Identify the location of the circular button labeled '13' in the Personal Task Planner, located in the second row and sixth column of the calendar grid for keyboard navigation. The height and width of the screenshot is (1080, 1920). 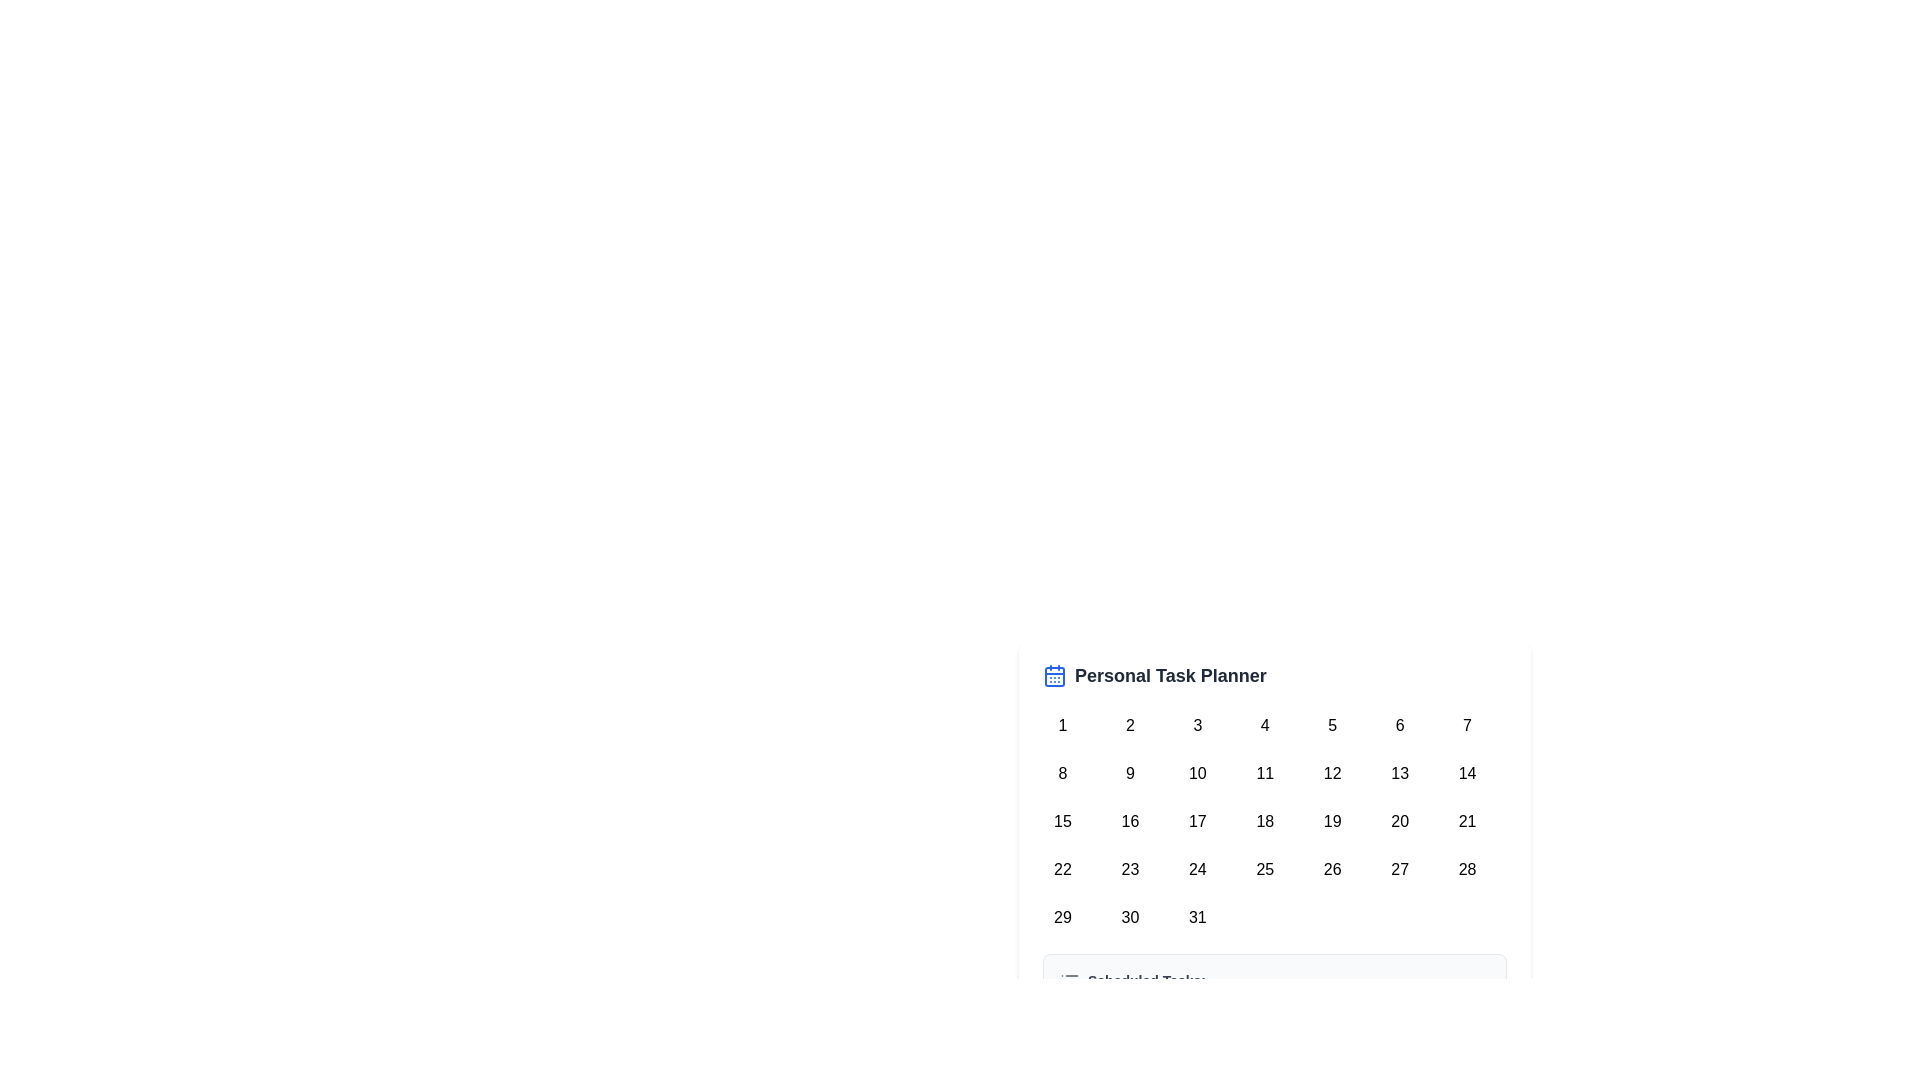
(1399, 773).